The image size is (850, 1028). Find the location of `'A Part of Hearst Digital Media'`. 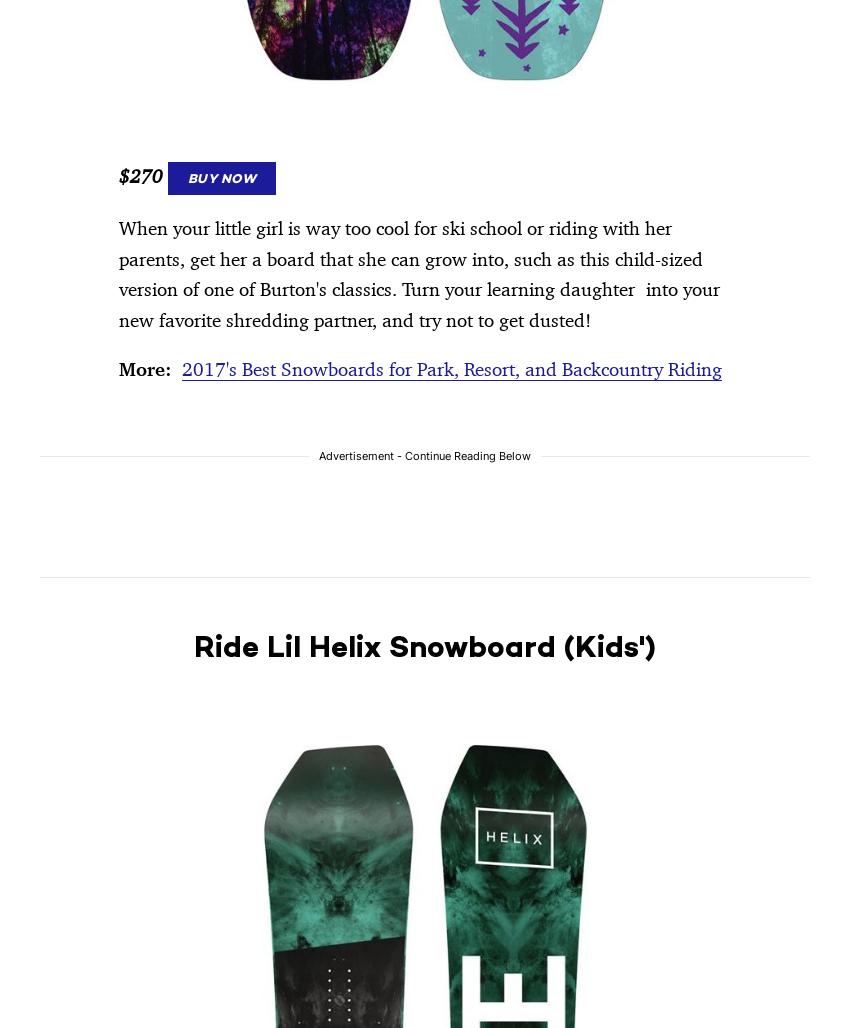

'A Part of Hearst Digital Media' is located at coordinates (134, 108).